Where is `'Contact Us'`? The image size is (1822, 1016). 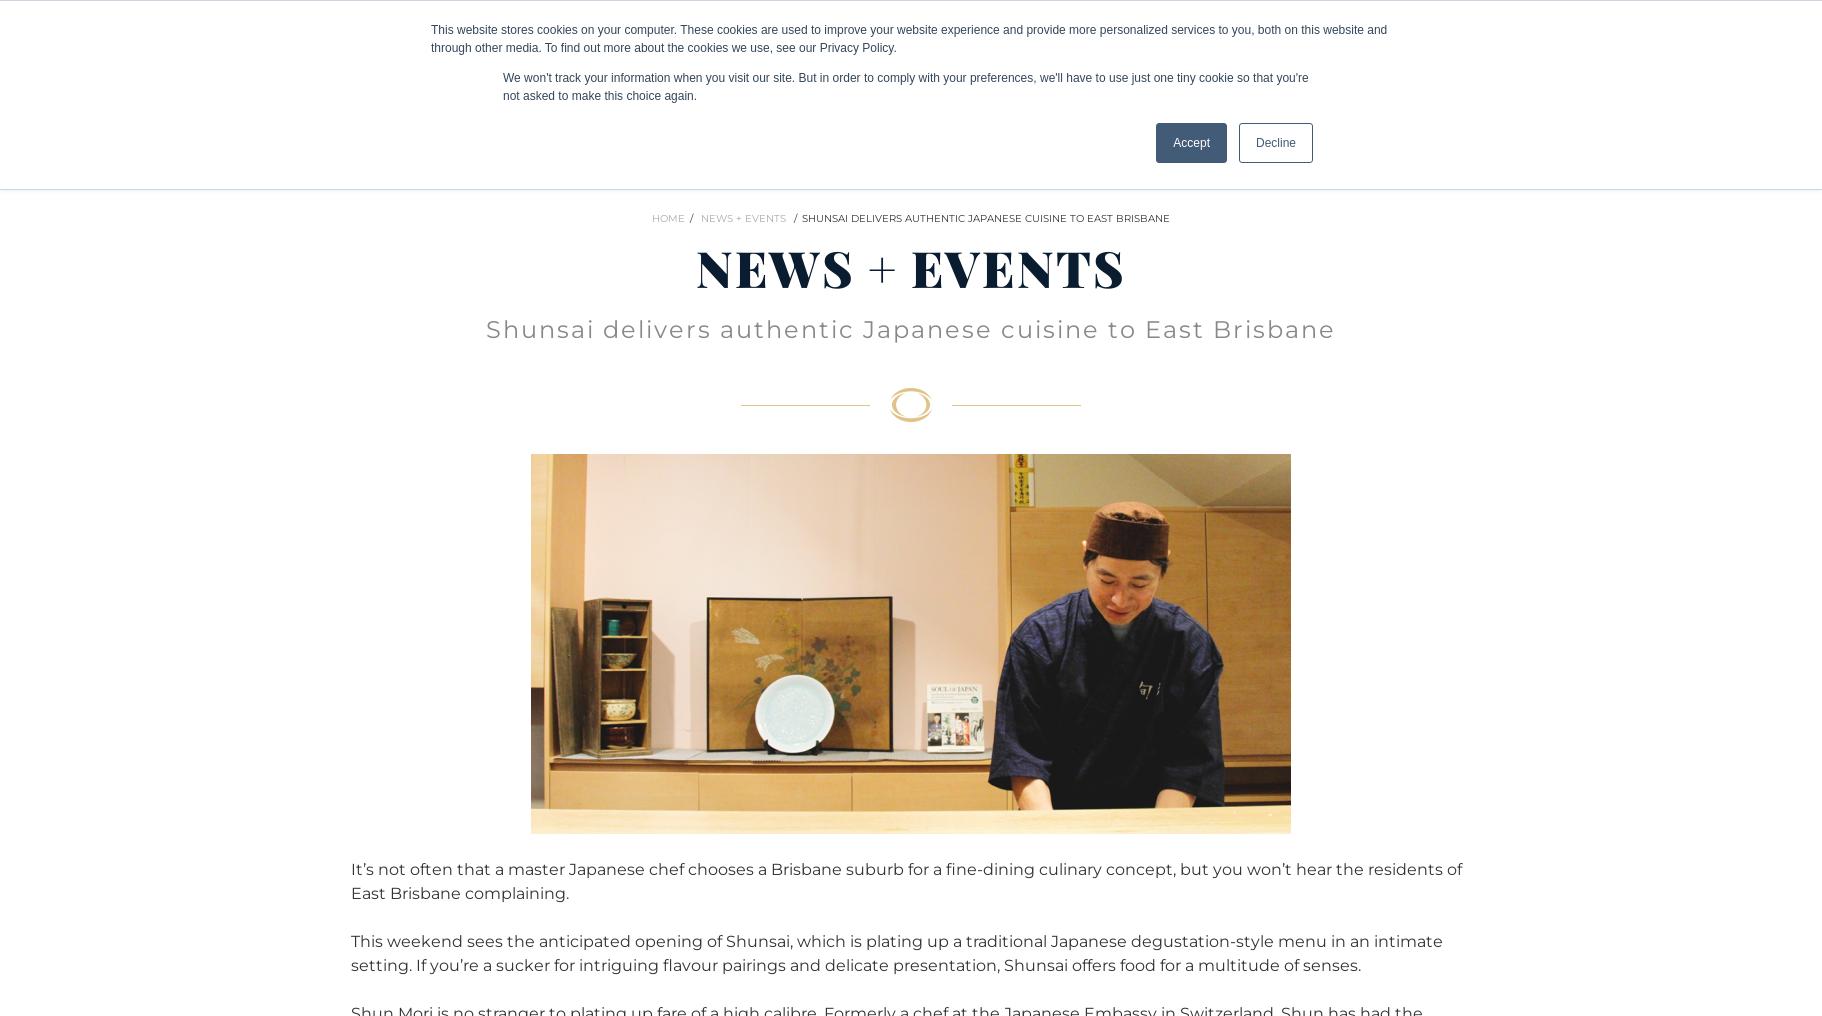
'Contact Us' is located at coordinates (1665, 38).